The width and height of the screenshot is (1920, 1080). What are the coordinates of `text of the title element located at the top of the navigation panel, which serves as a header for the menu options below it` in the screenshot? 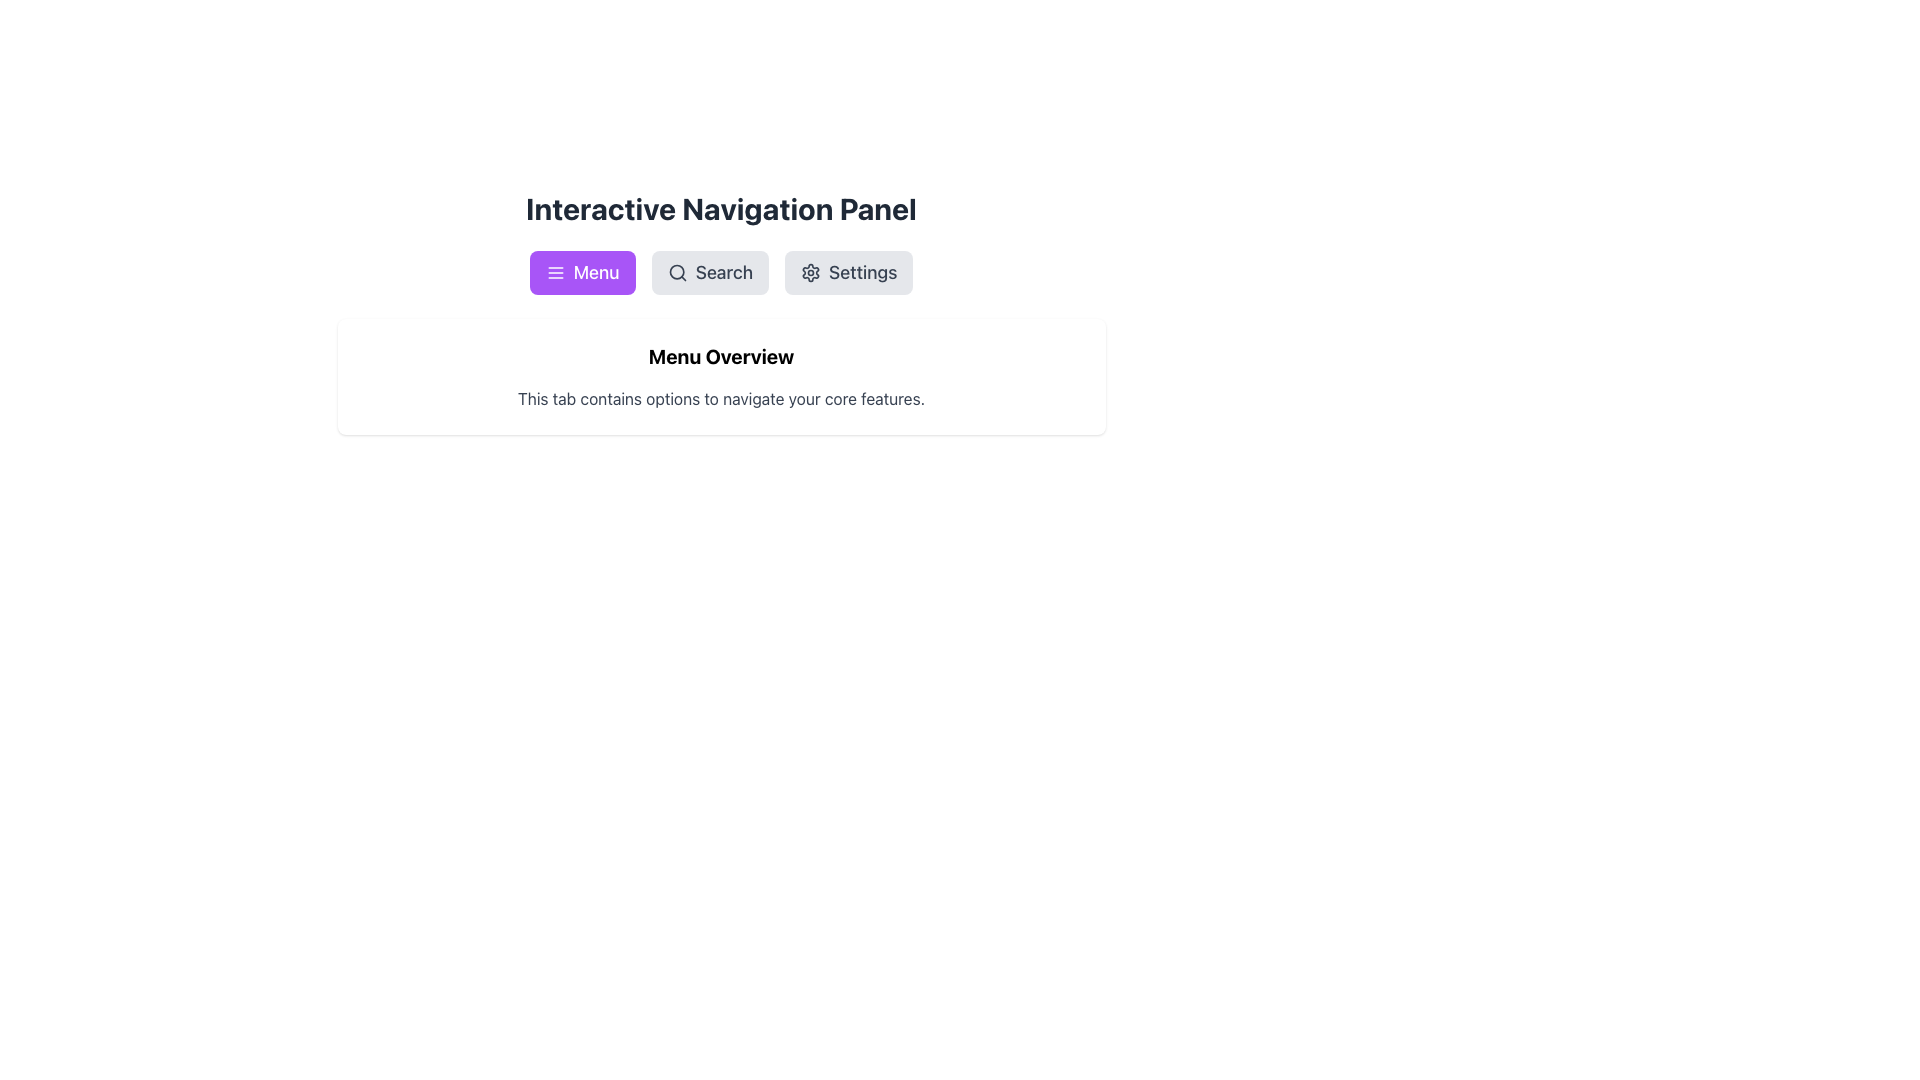 It's located at (720, 208).